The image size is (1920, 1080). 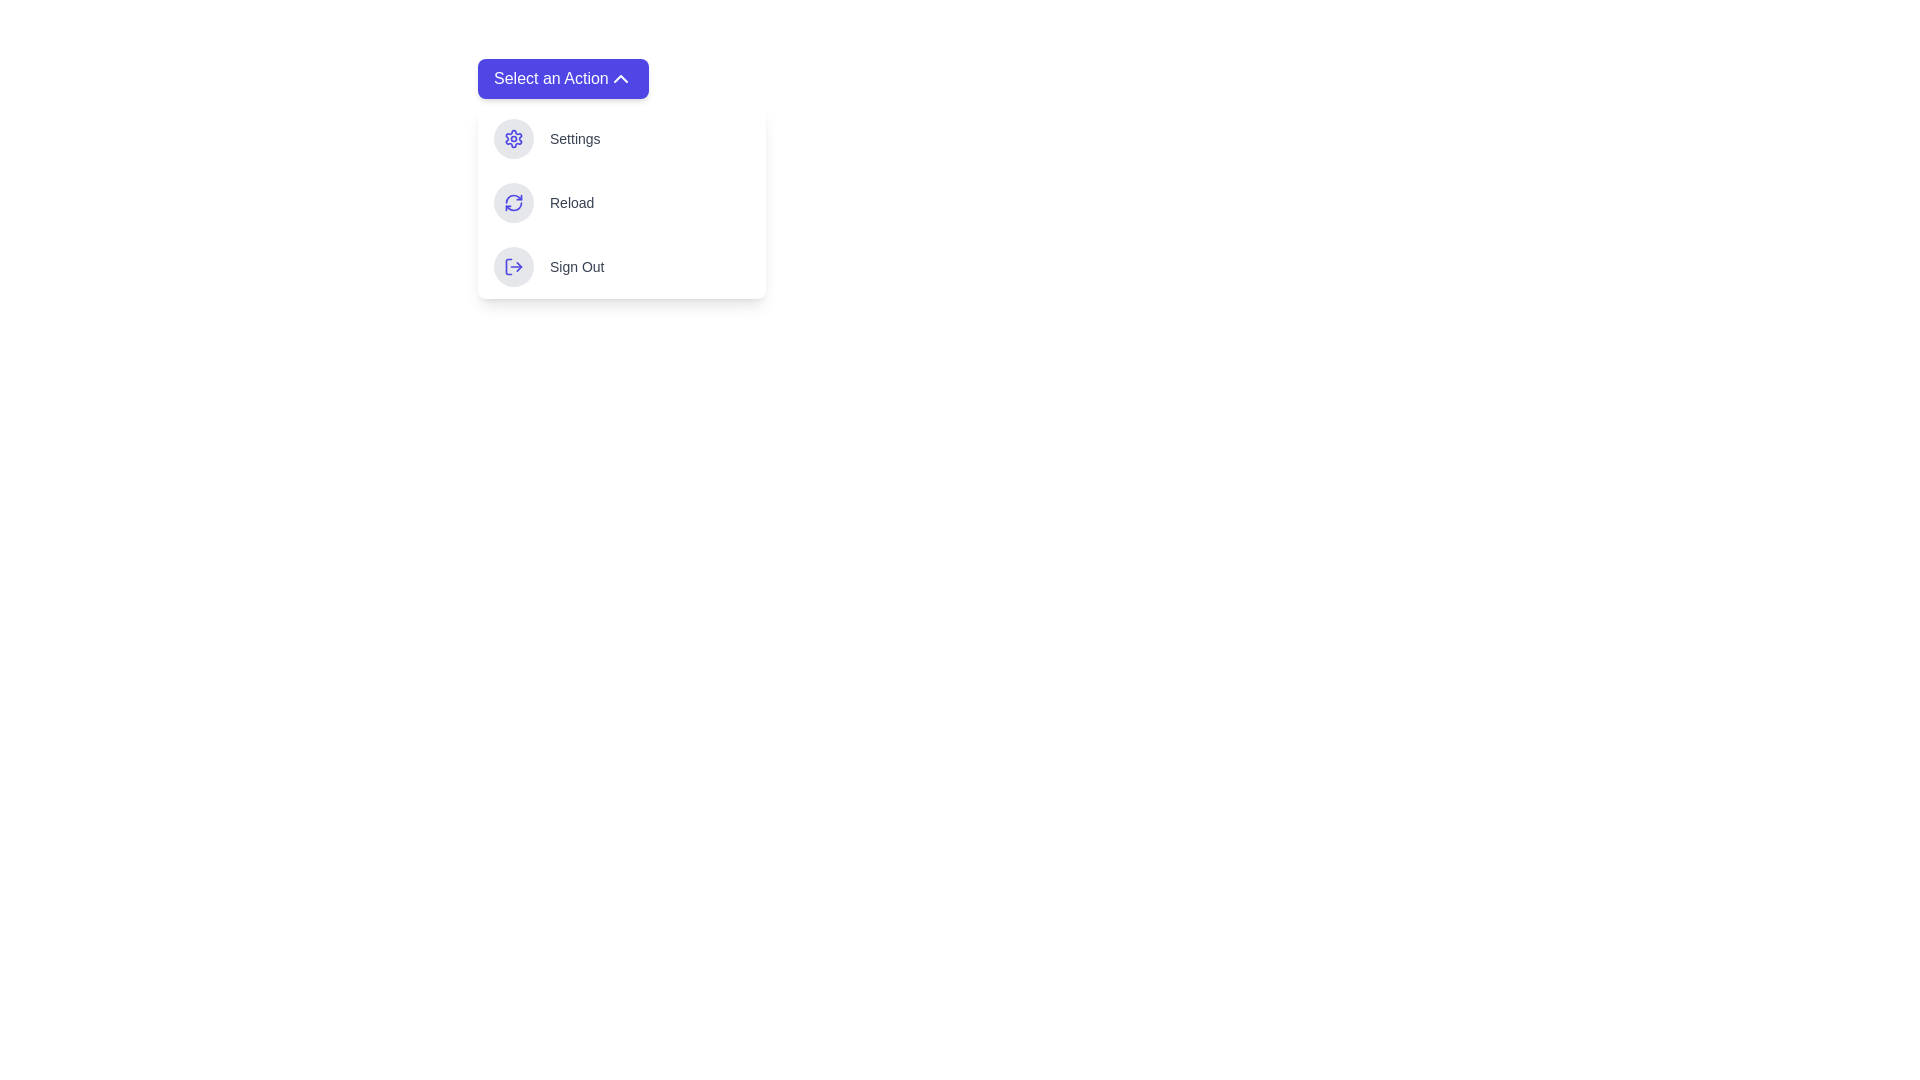 What do you see at coordinates (513, 203) in the screenshot?
I see `the 'Reload' icon located in the vertical menu below the 'Select an Action' dropdown` at bounding box center [513, 203].